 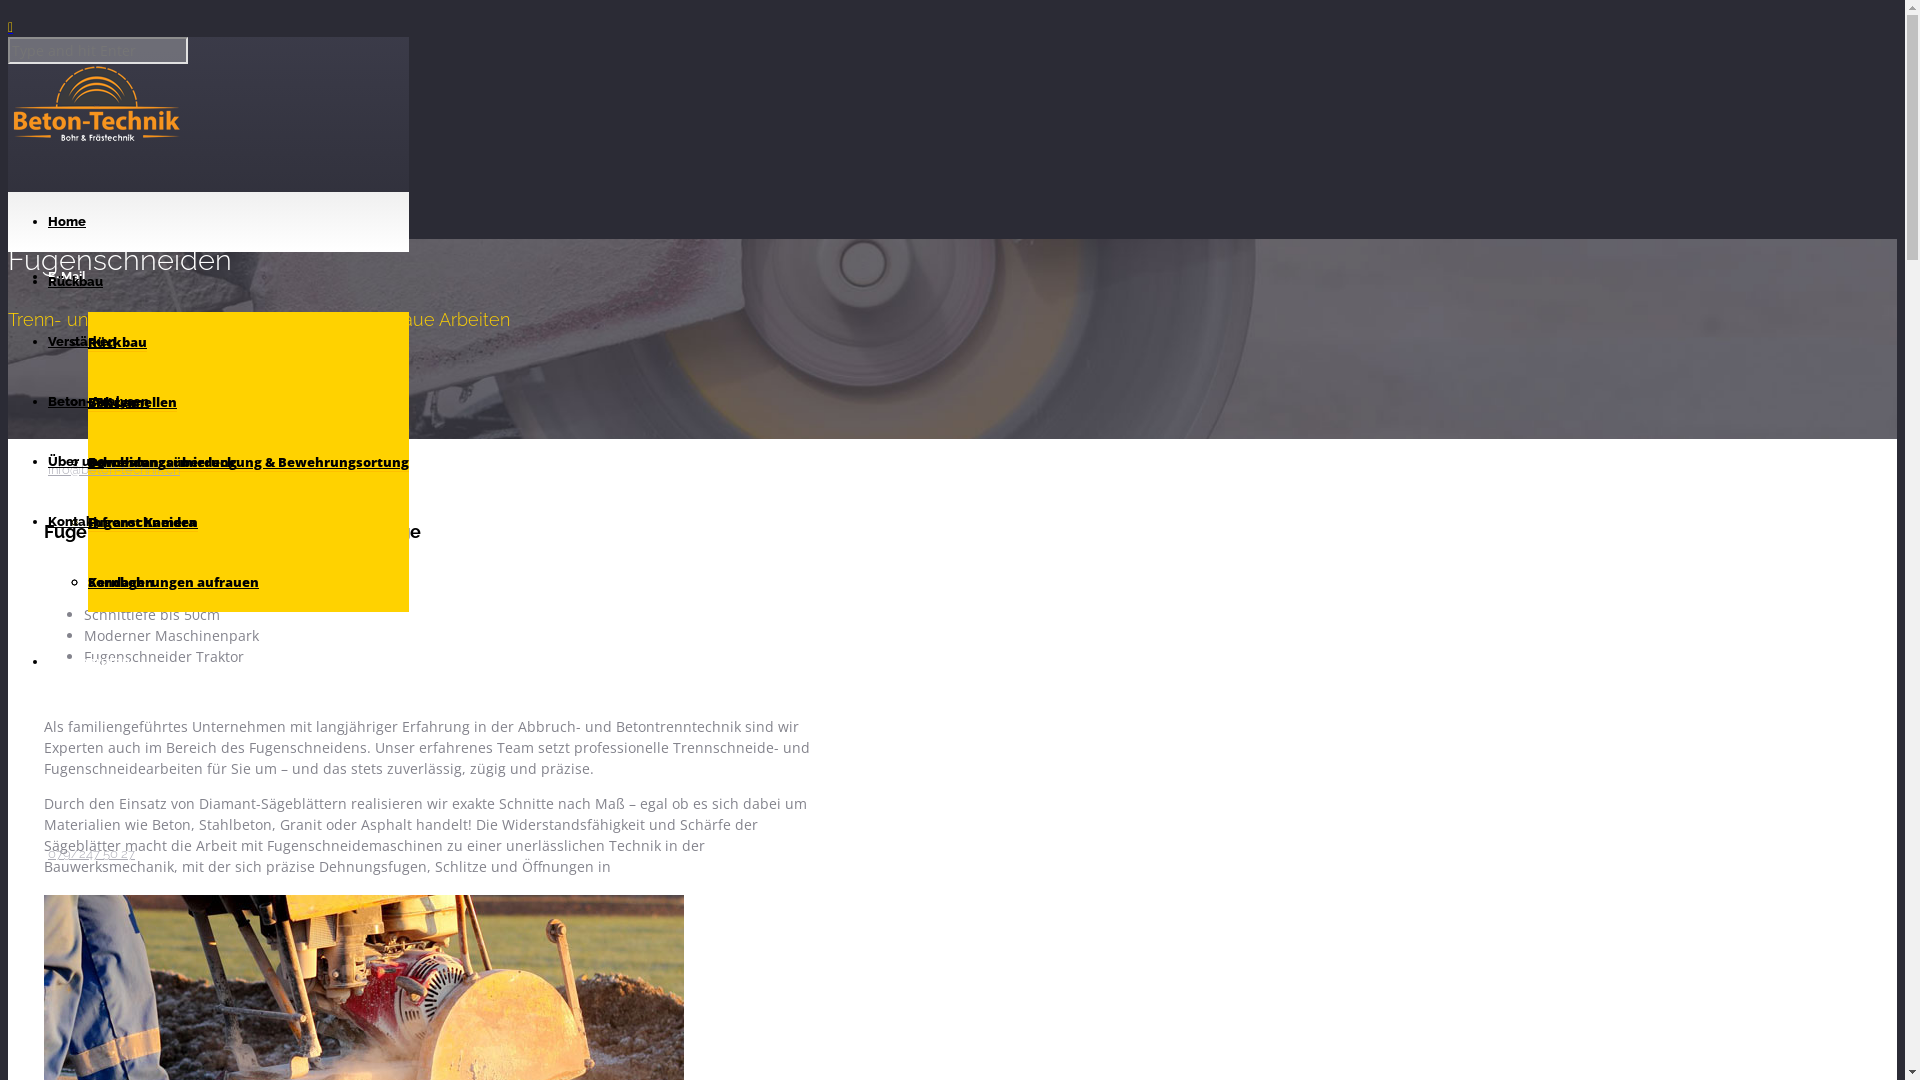 What do you see at coordinates (72, 520) in the screenshot?
I see `'Kontakt'` at bounding box center [72, 520].